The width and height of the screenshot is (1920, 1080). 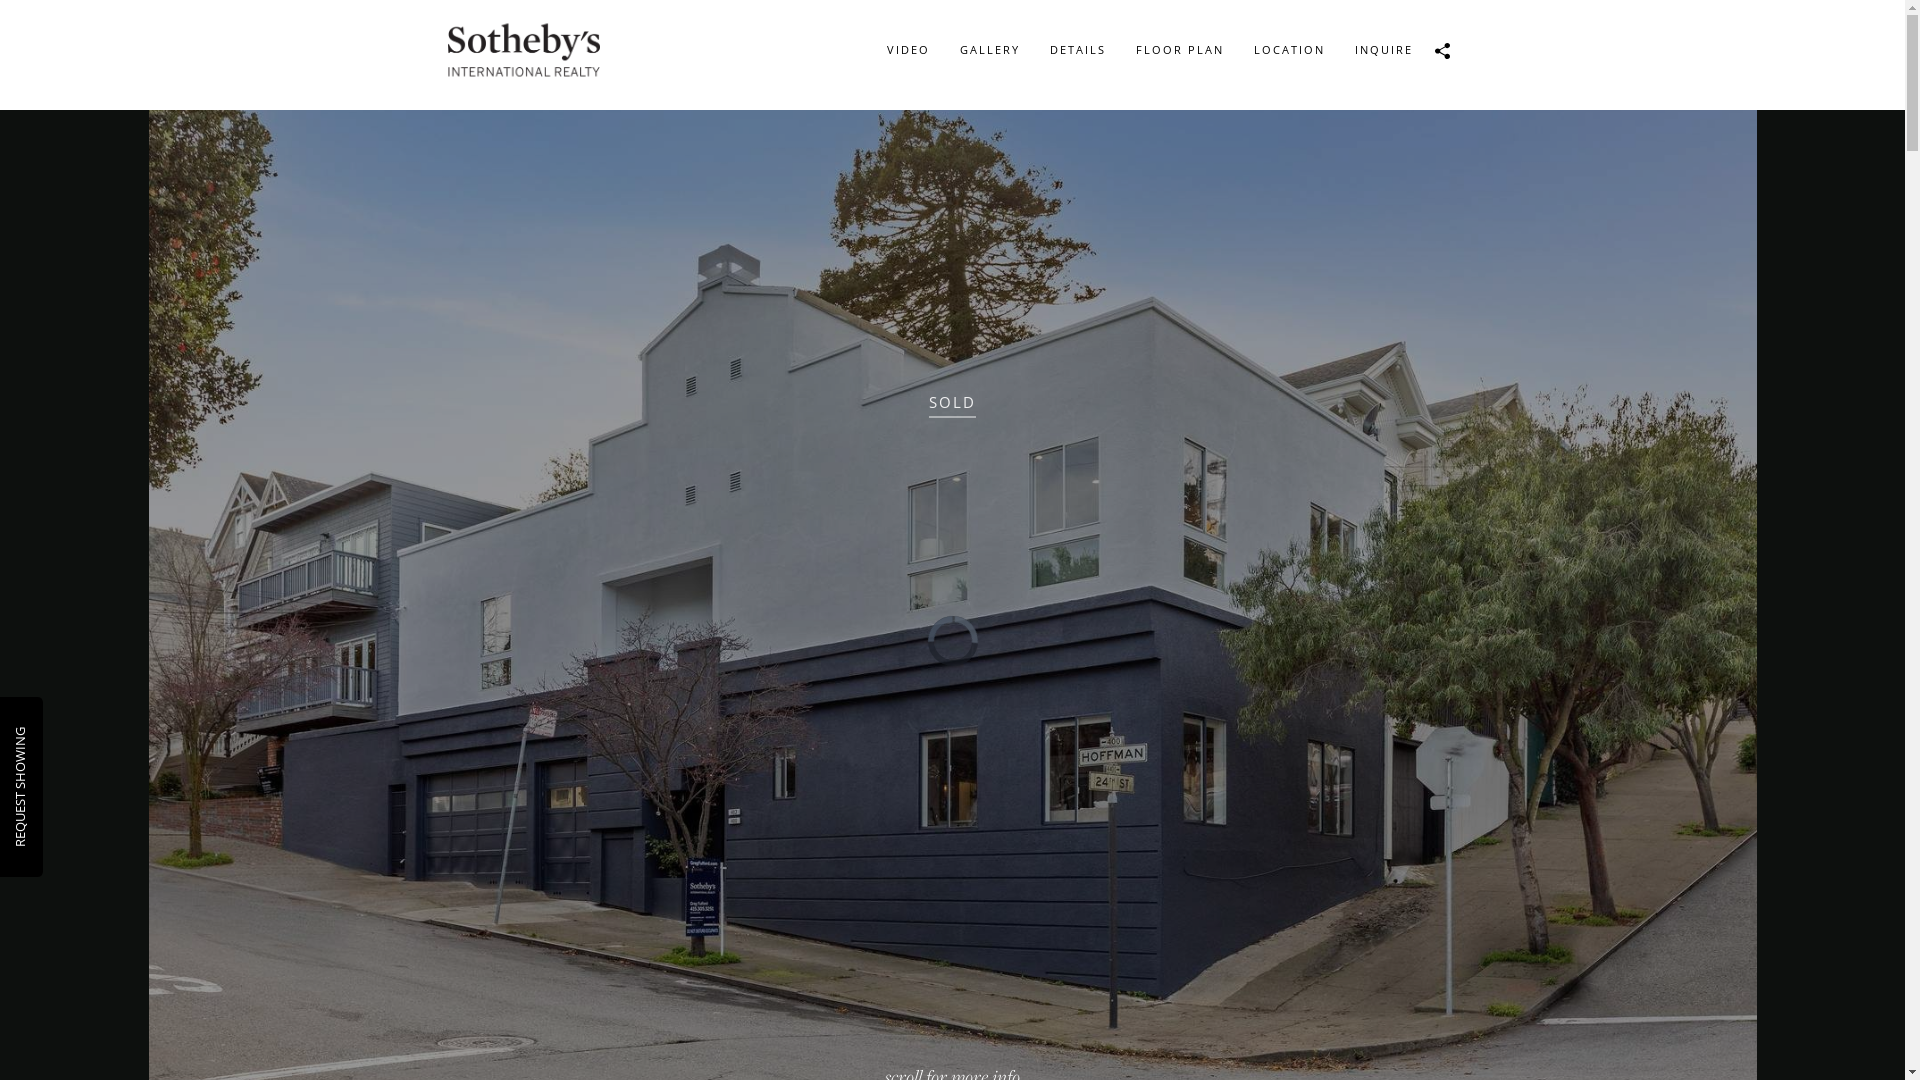 I want to click on 'DETAILS', so click(x=1075, y=49).